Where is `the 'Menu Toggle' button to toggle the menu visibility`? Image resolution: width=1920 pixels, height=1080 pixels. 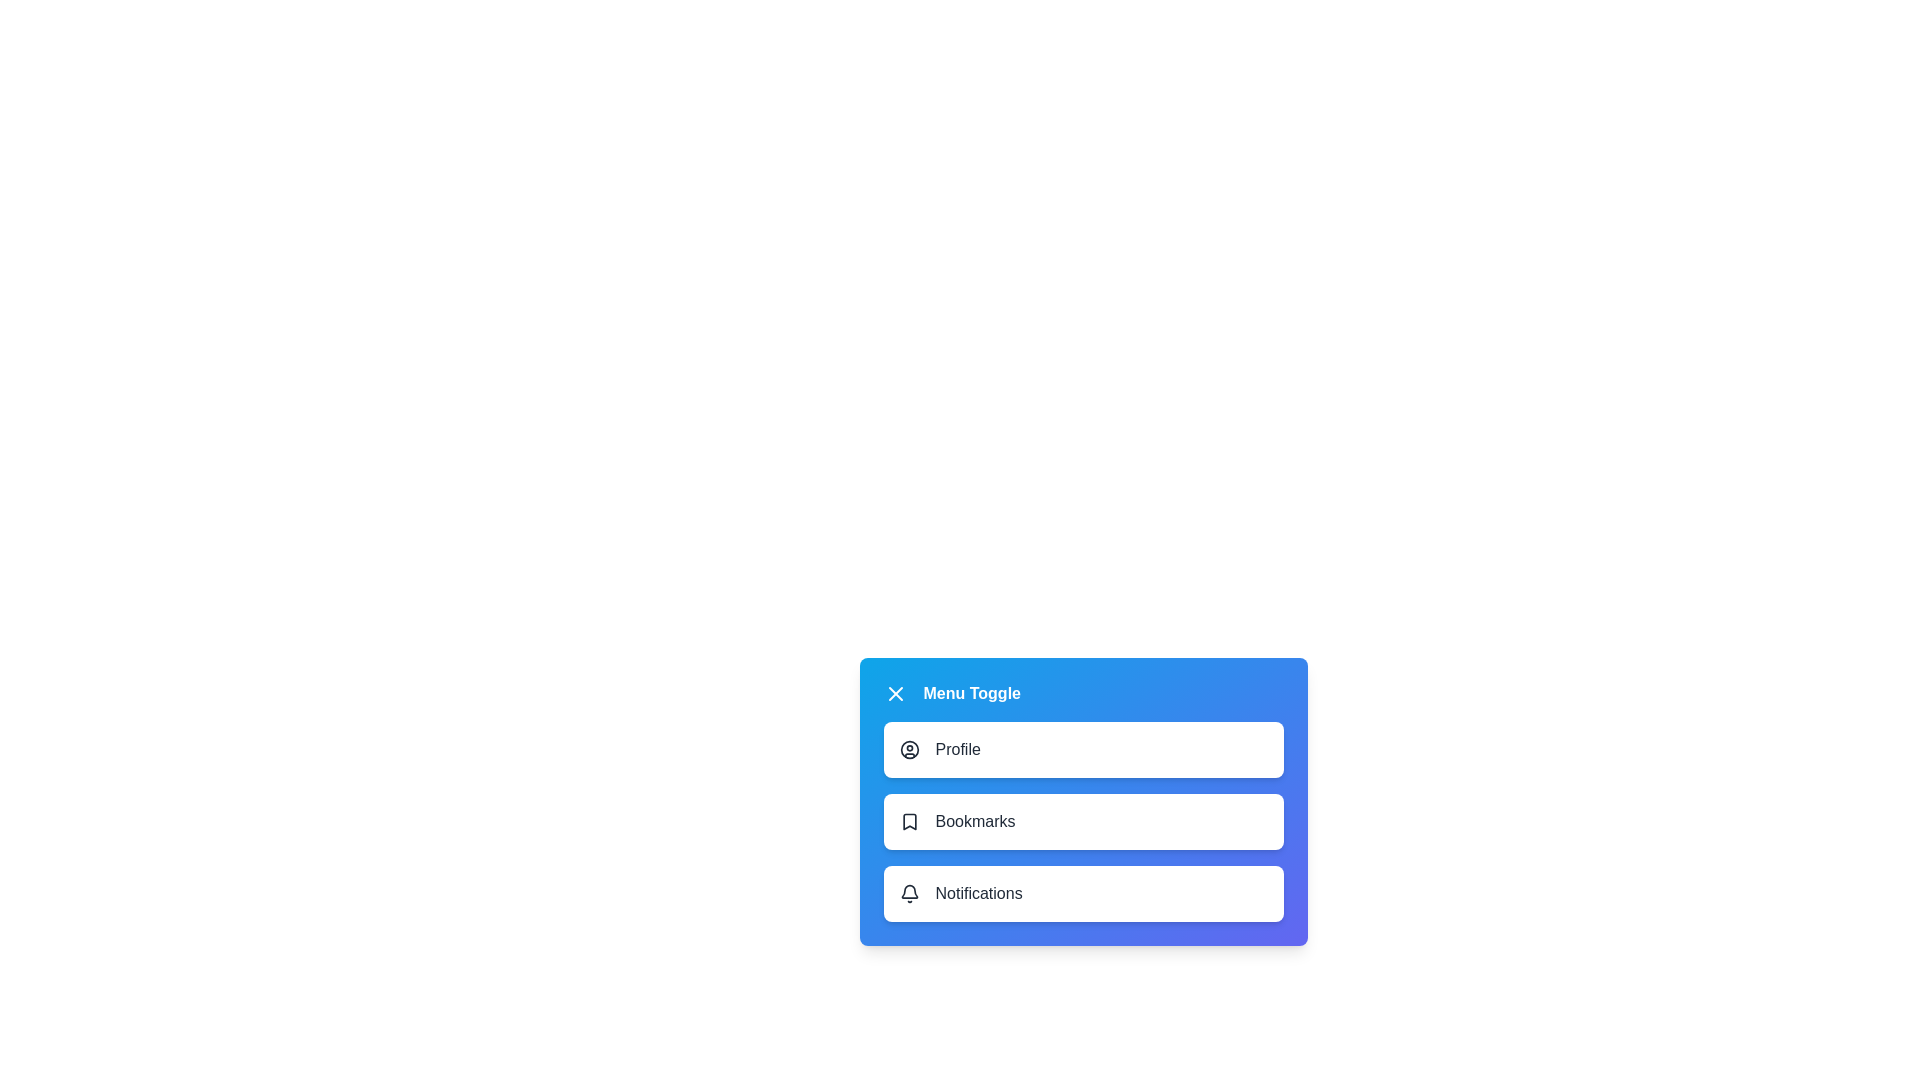 the 'Menu Toggle' button to toggle the menu visibility is located at coordinates (950, 693).